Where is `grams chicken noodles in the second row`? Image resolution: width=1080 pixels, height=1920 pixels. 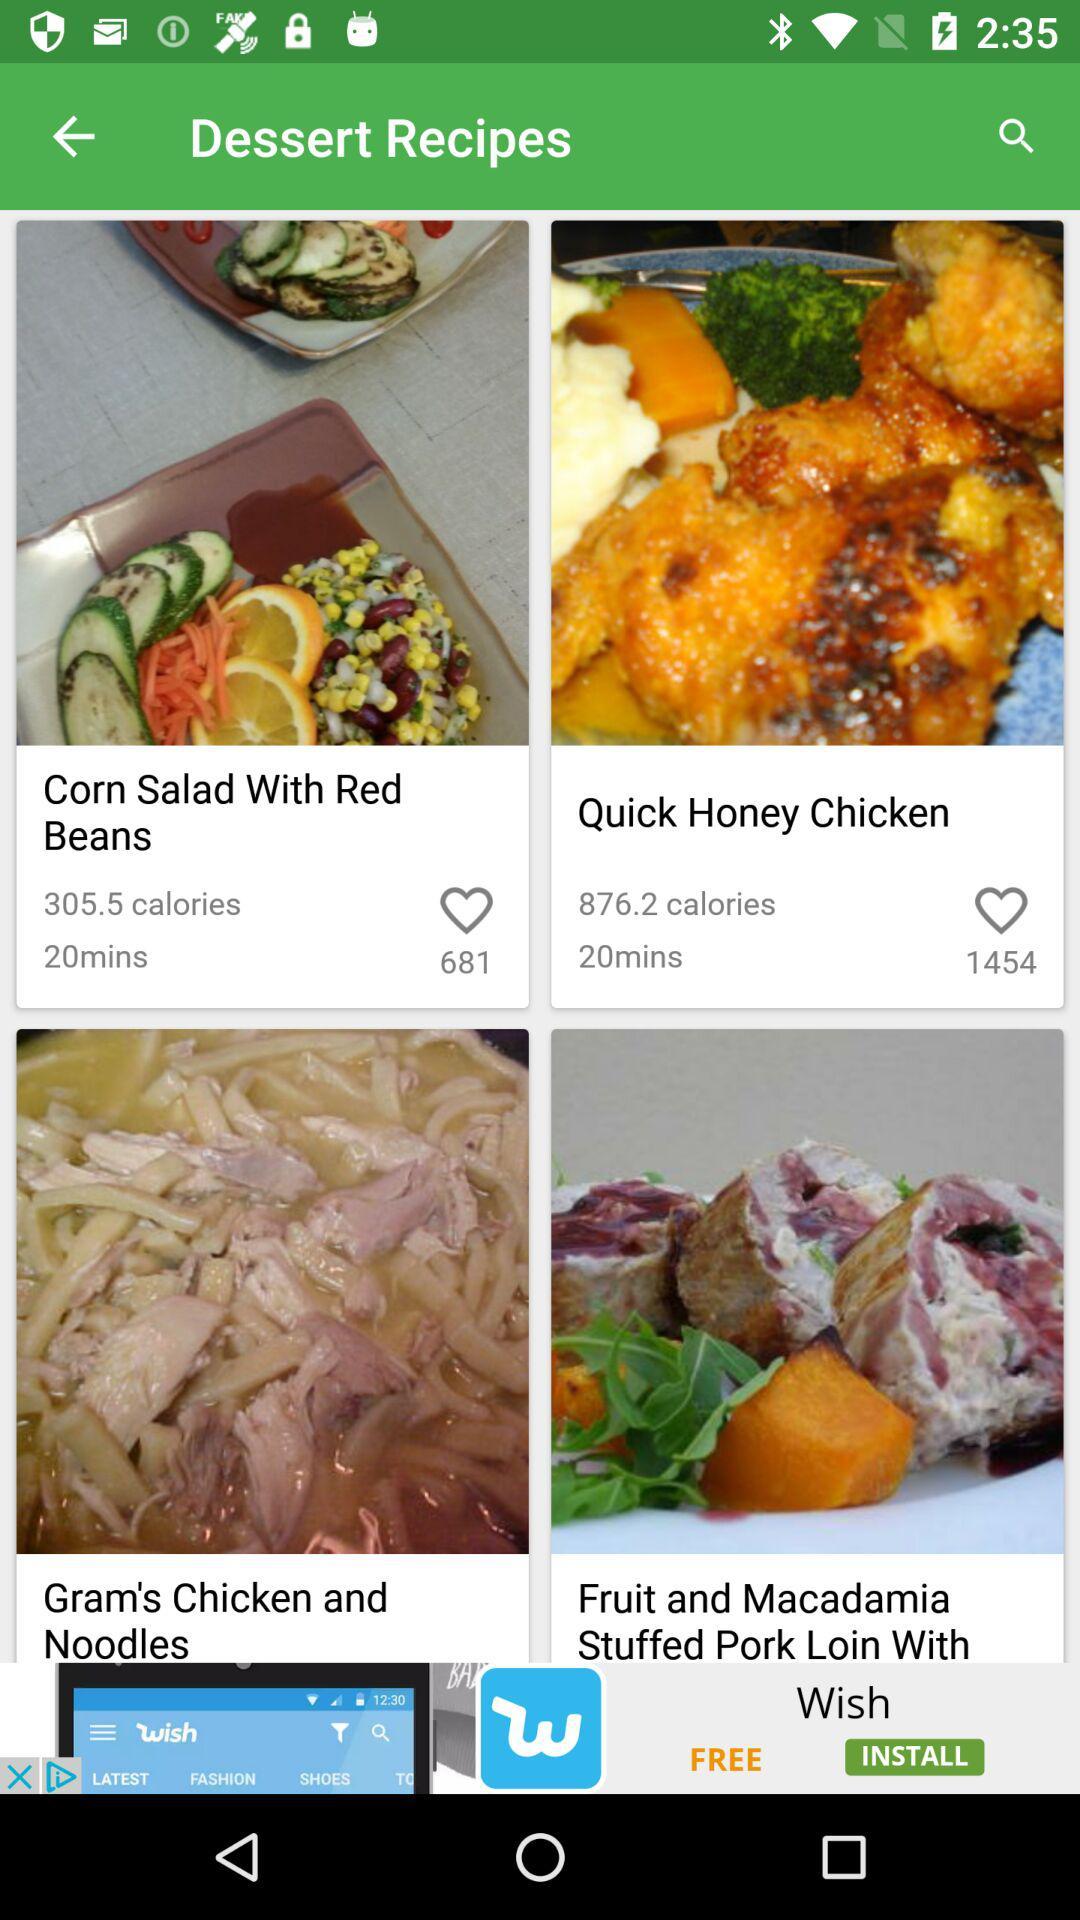 grams chicken noodles in the second row is located at coordinates (273, 1608).